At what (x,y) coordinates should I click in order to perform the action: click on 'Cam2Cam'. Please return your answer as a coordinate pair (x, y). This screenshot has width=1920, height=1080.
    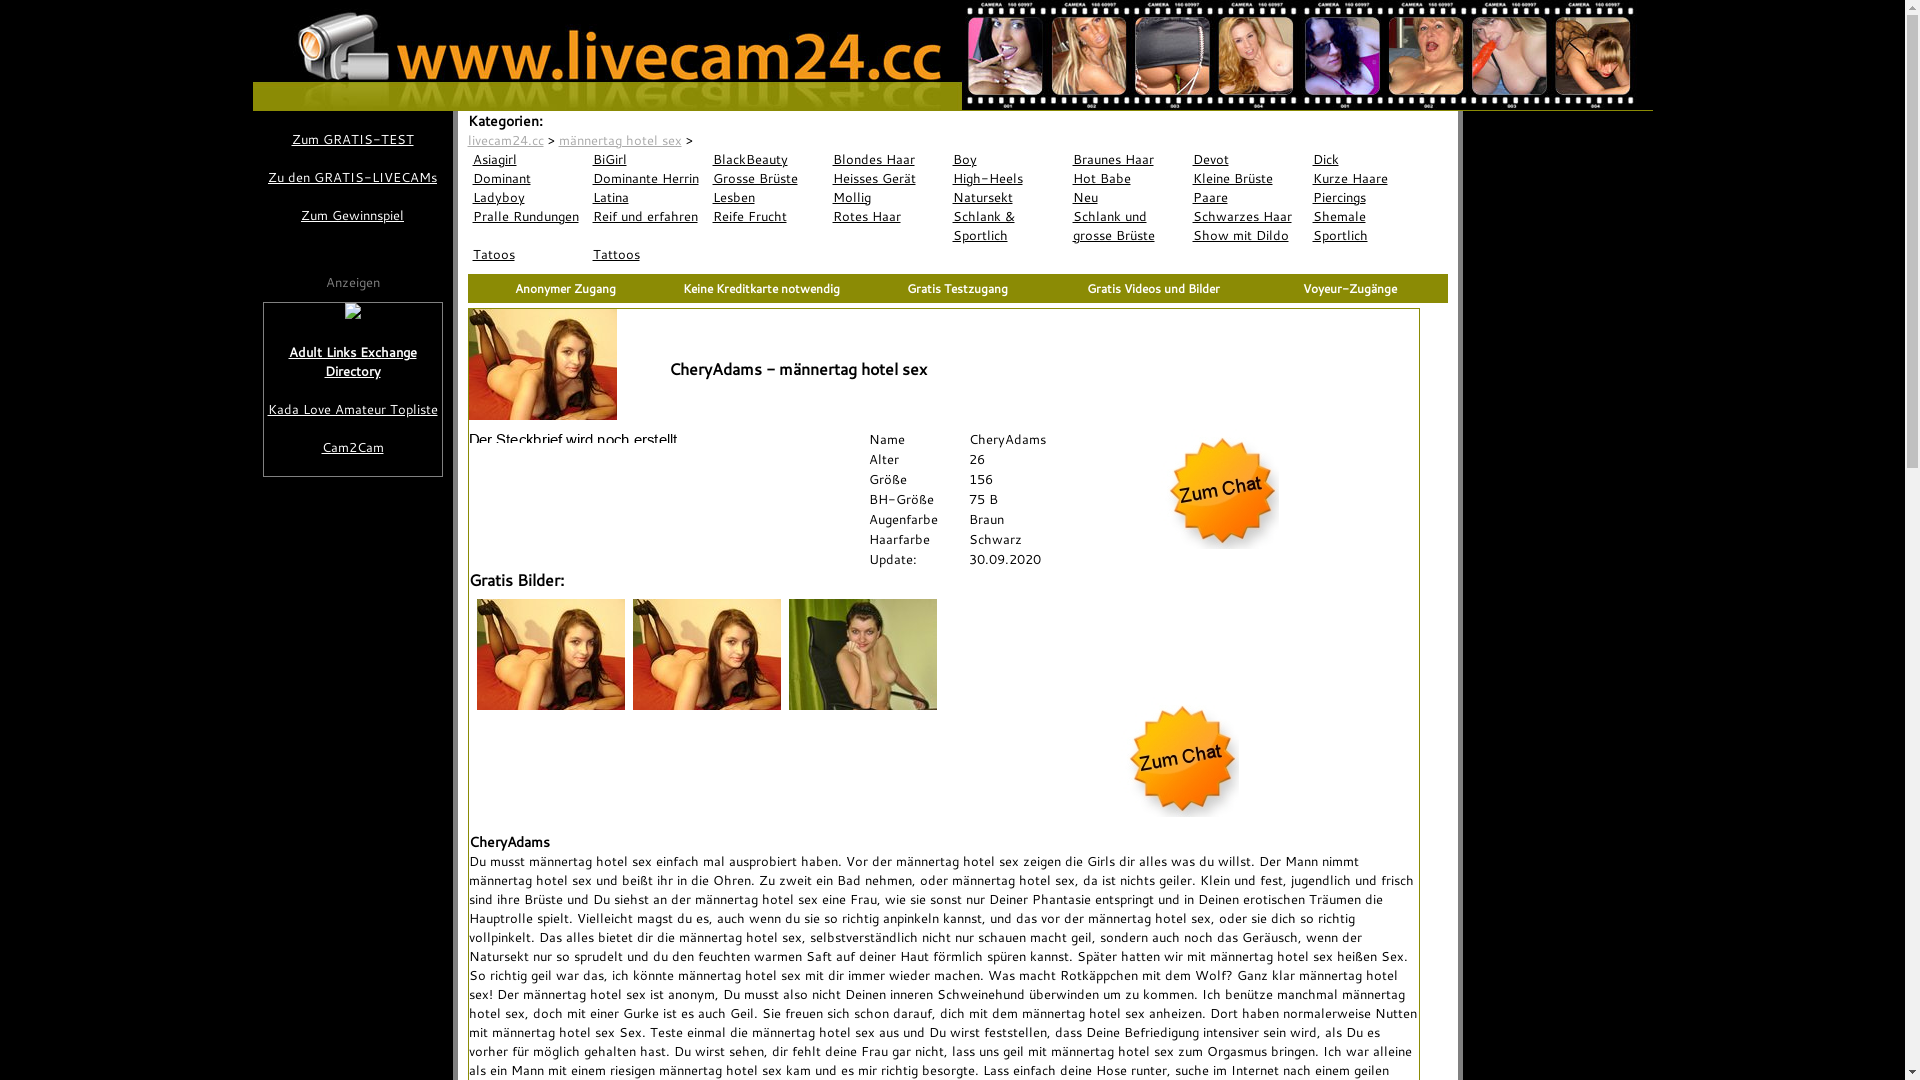
    Looking at the image, I should click on (353, 446).